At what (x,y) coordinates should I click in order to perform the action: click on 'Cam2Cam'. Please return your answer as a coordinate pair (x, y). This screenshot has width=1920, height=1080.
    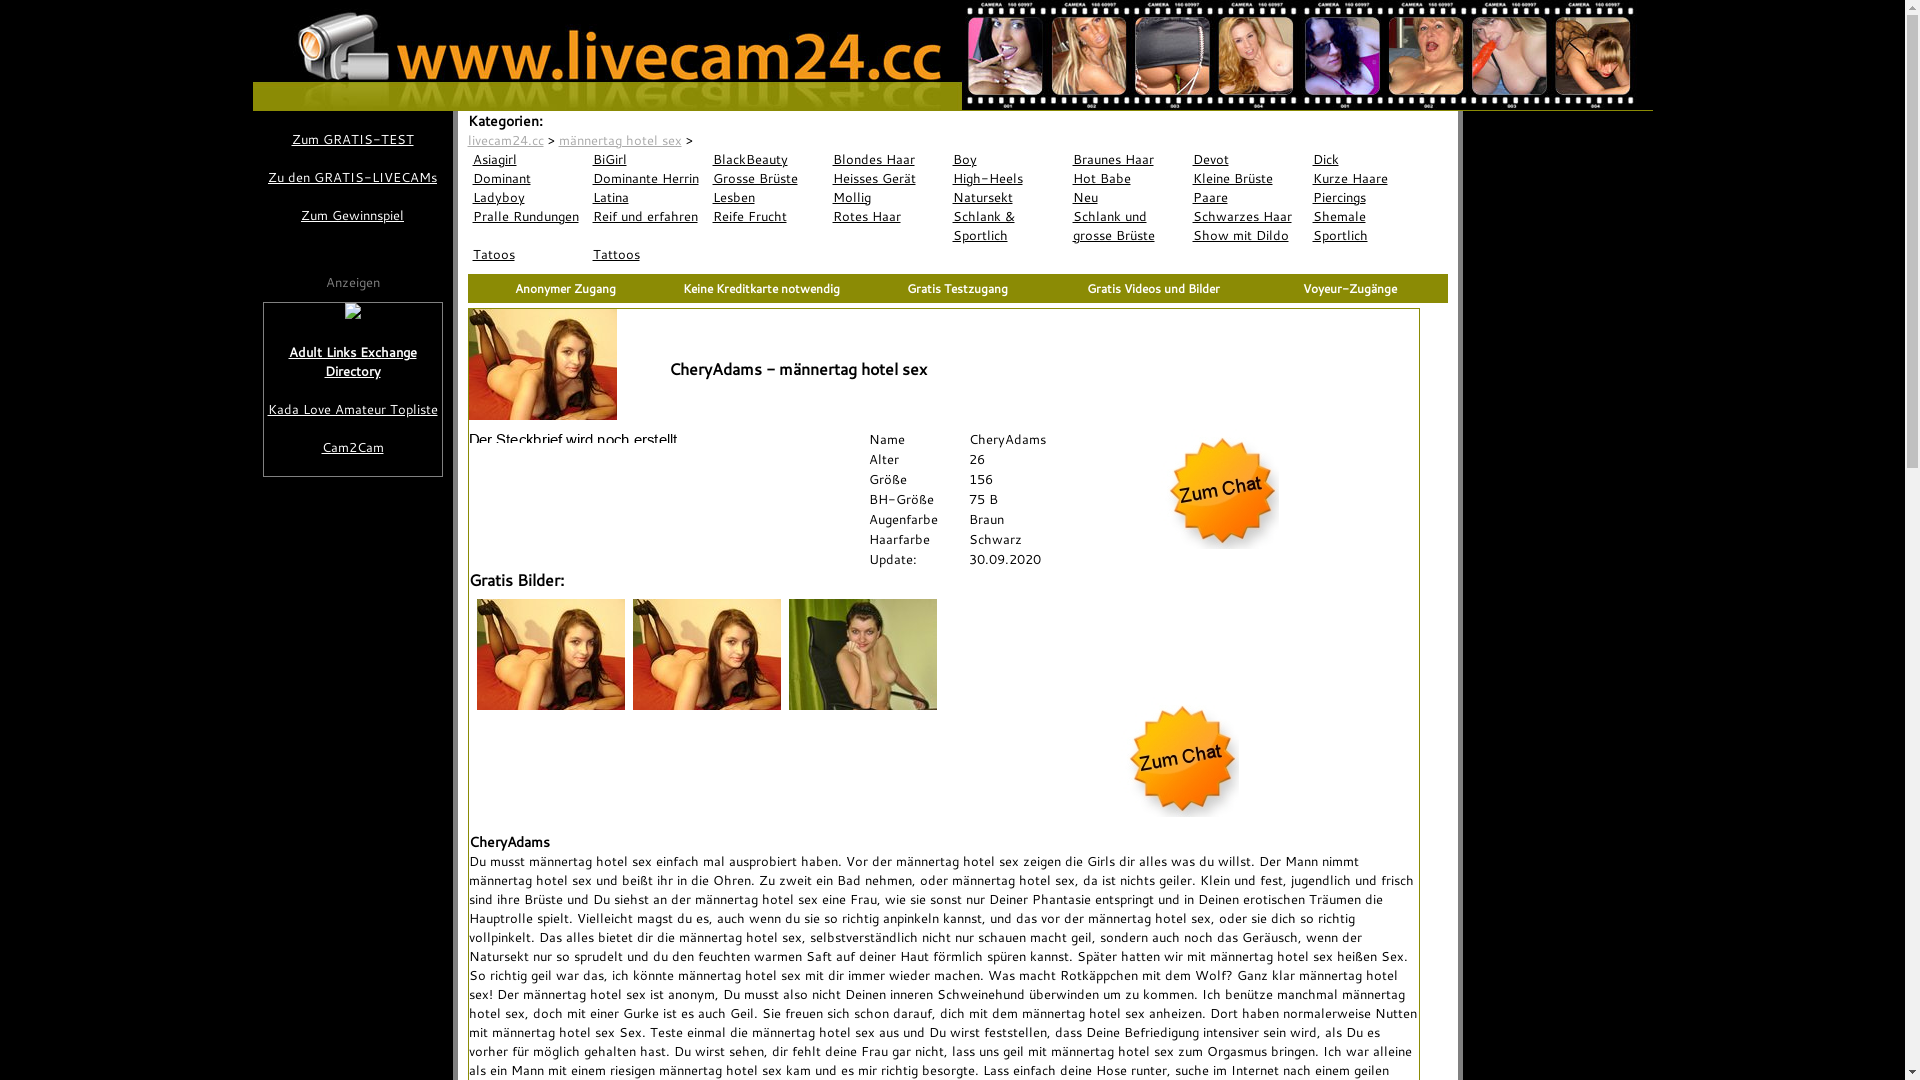
    Looking at the image, I should click on (353, 446).